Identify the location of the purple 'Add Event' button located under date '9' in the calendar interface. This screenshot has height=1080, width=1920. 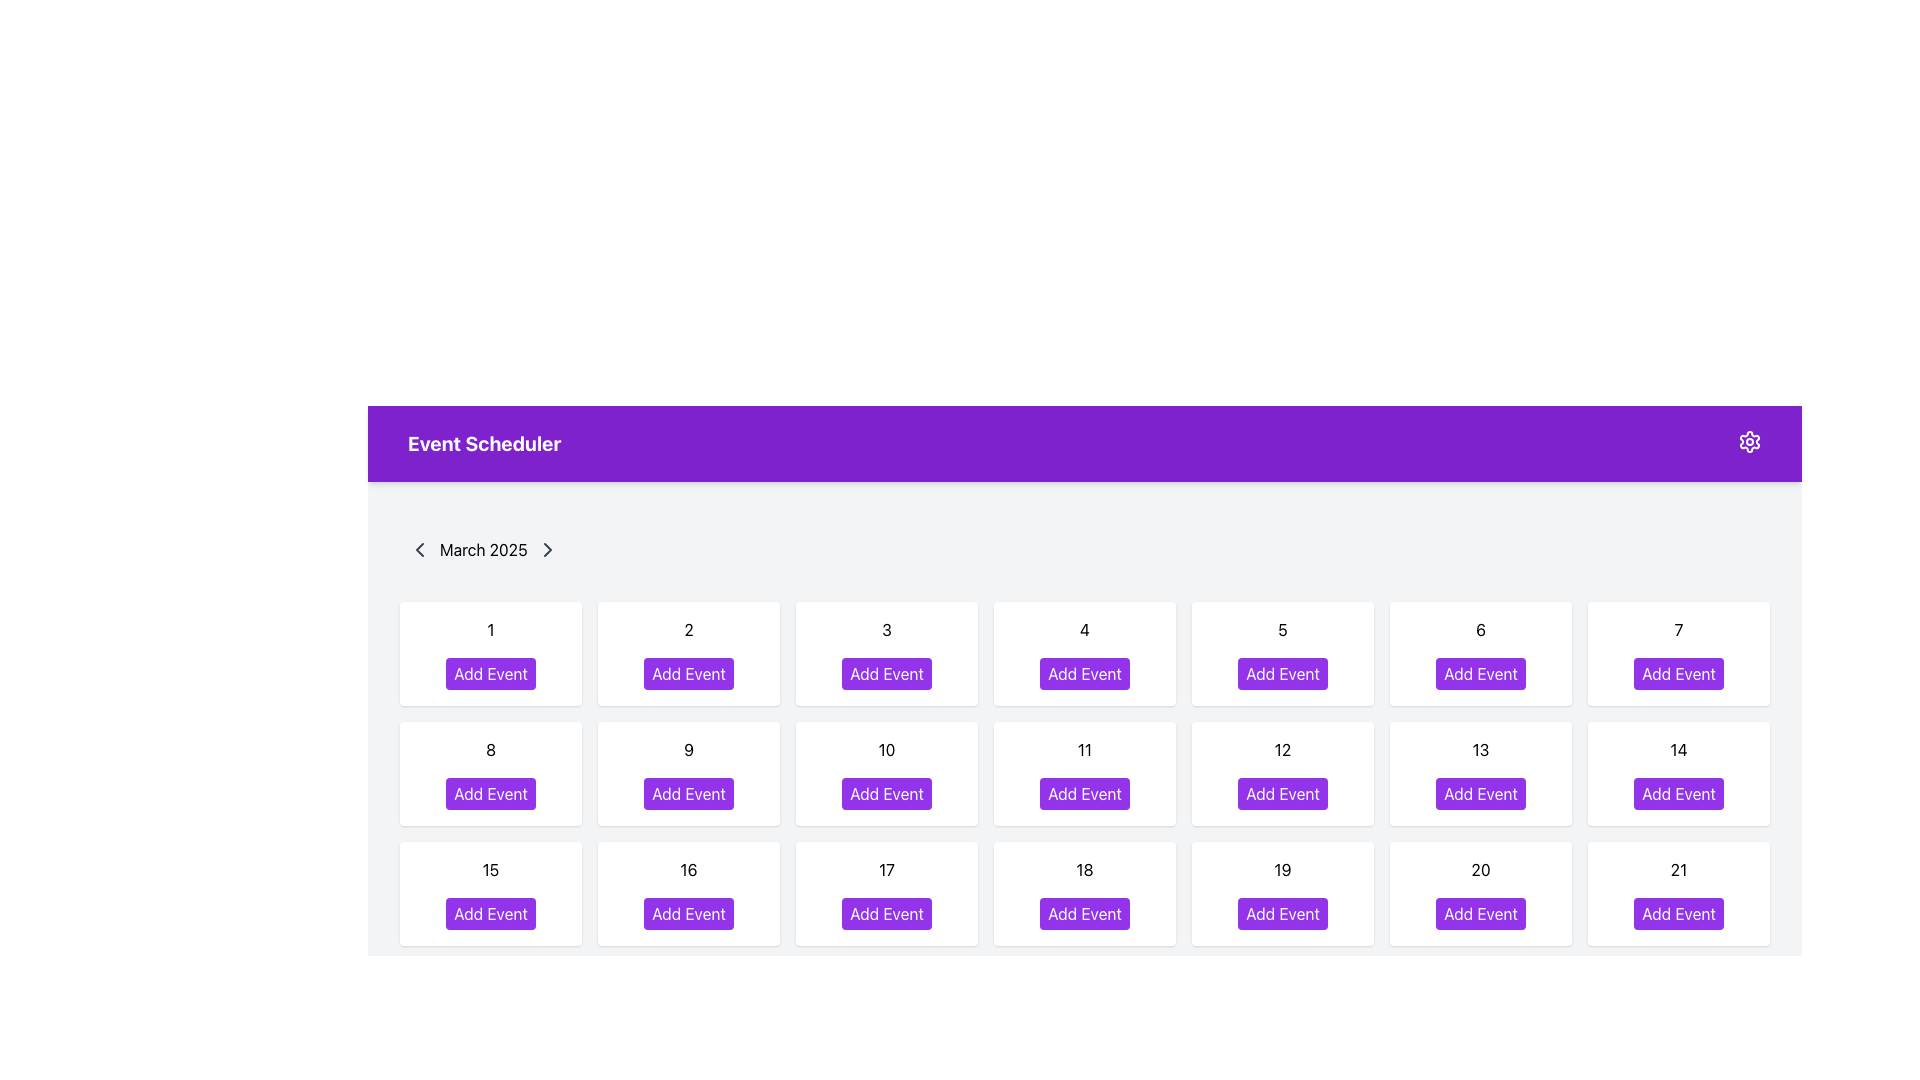
(689, 793).